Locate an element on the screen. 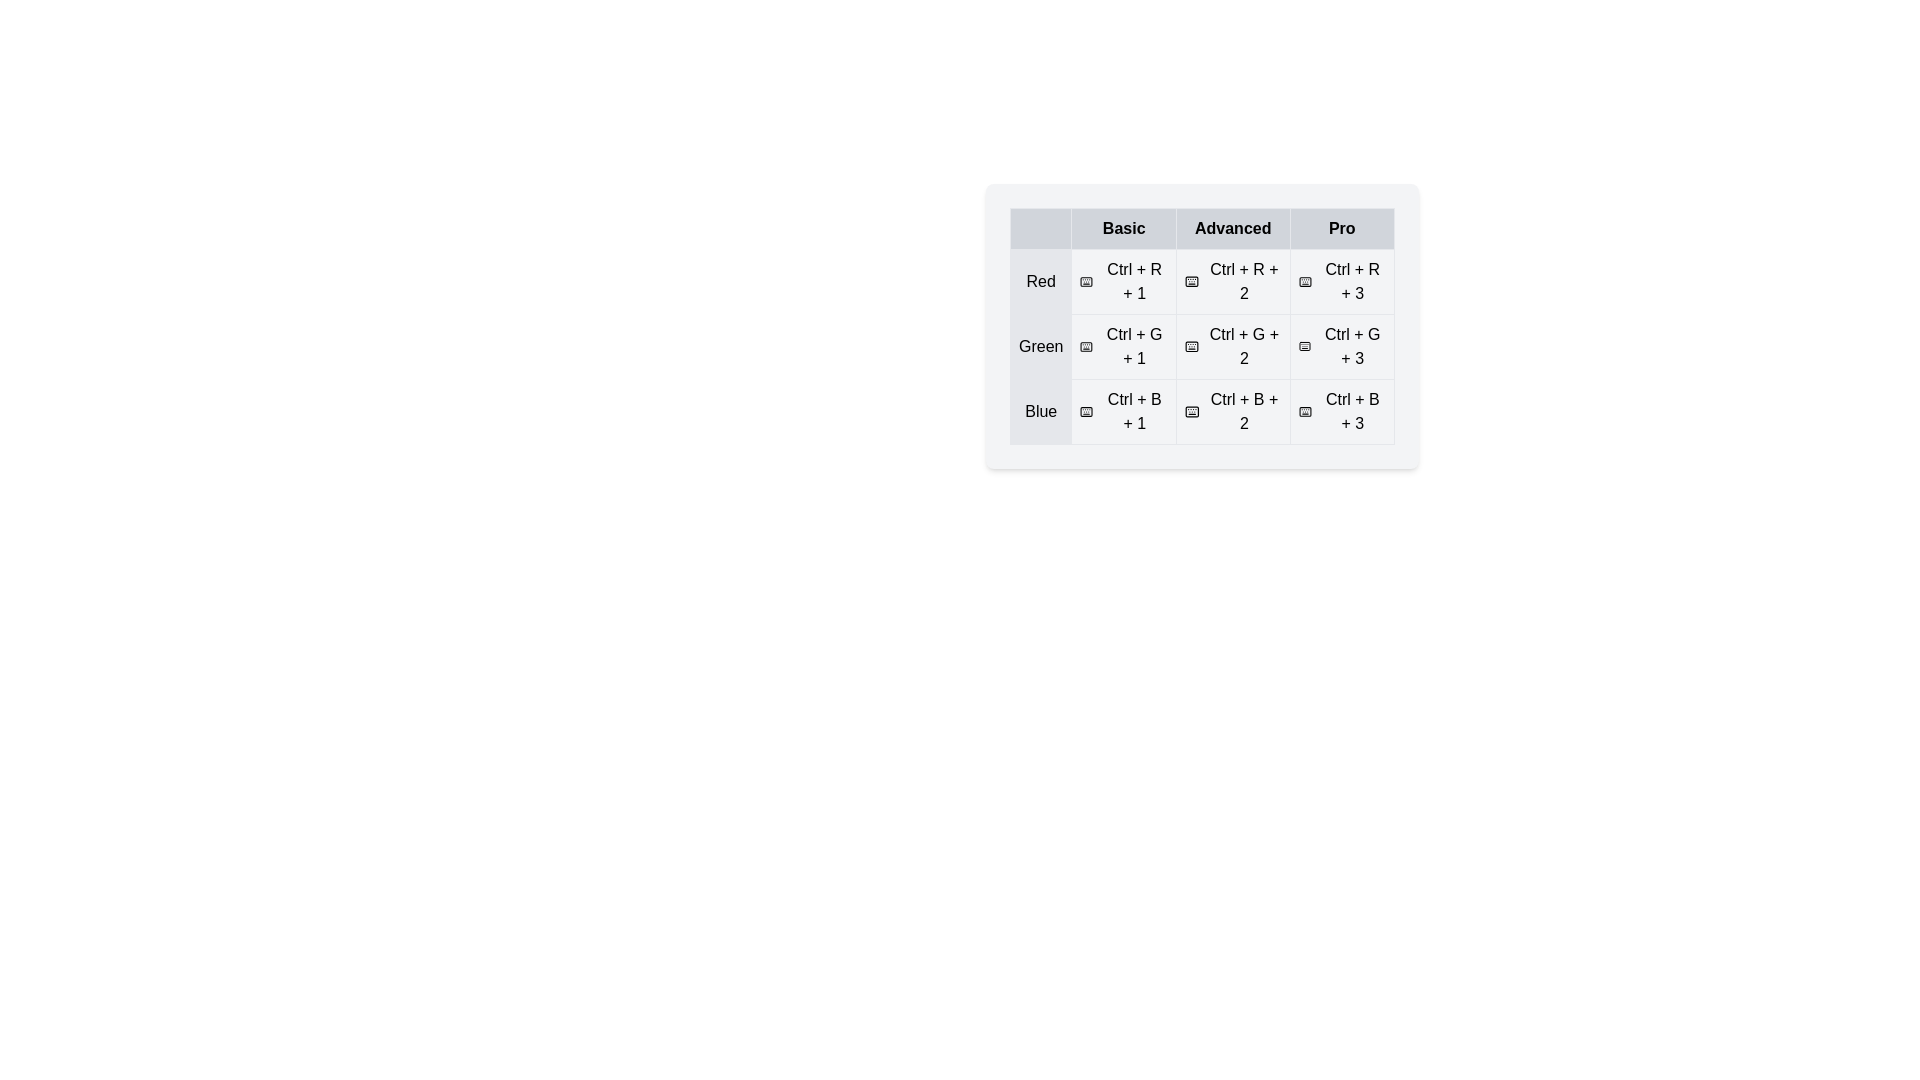 The height and width of the screenshot is (1080, 1920). descriptive text 'Ctrl + R + 3' located in the third row and third column of the grid, which is visually styled with a black font and accompanied by a small keyboard icon is located at coordinates (1342, 281).